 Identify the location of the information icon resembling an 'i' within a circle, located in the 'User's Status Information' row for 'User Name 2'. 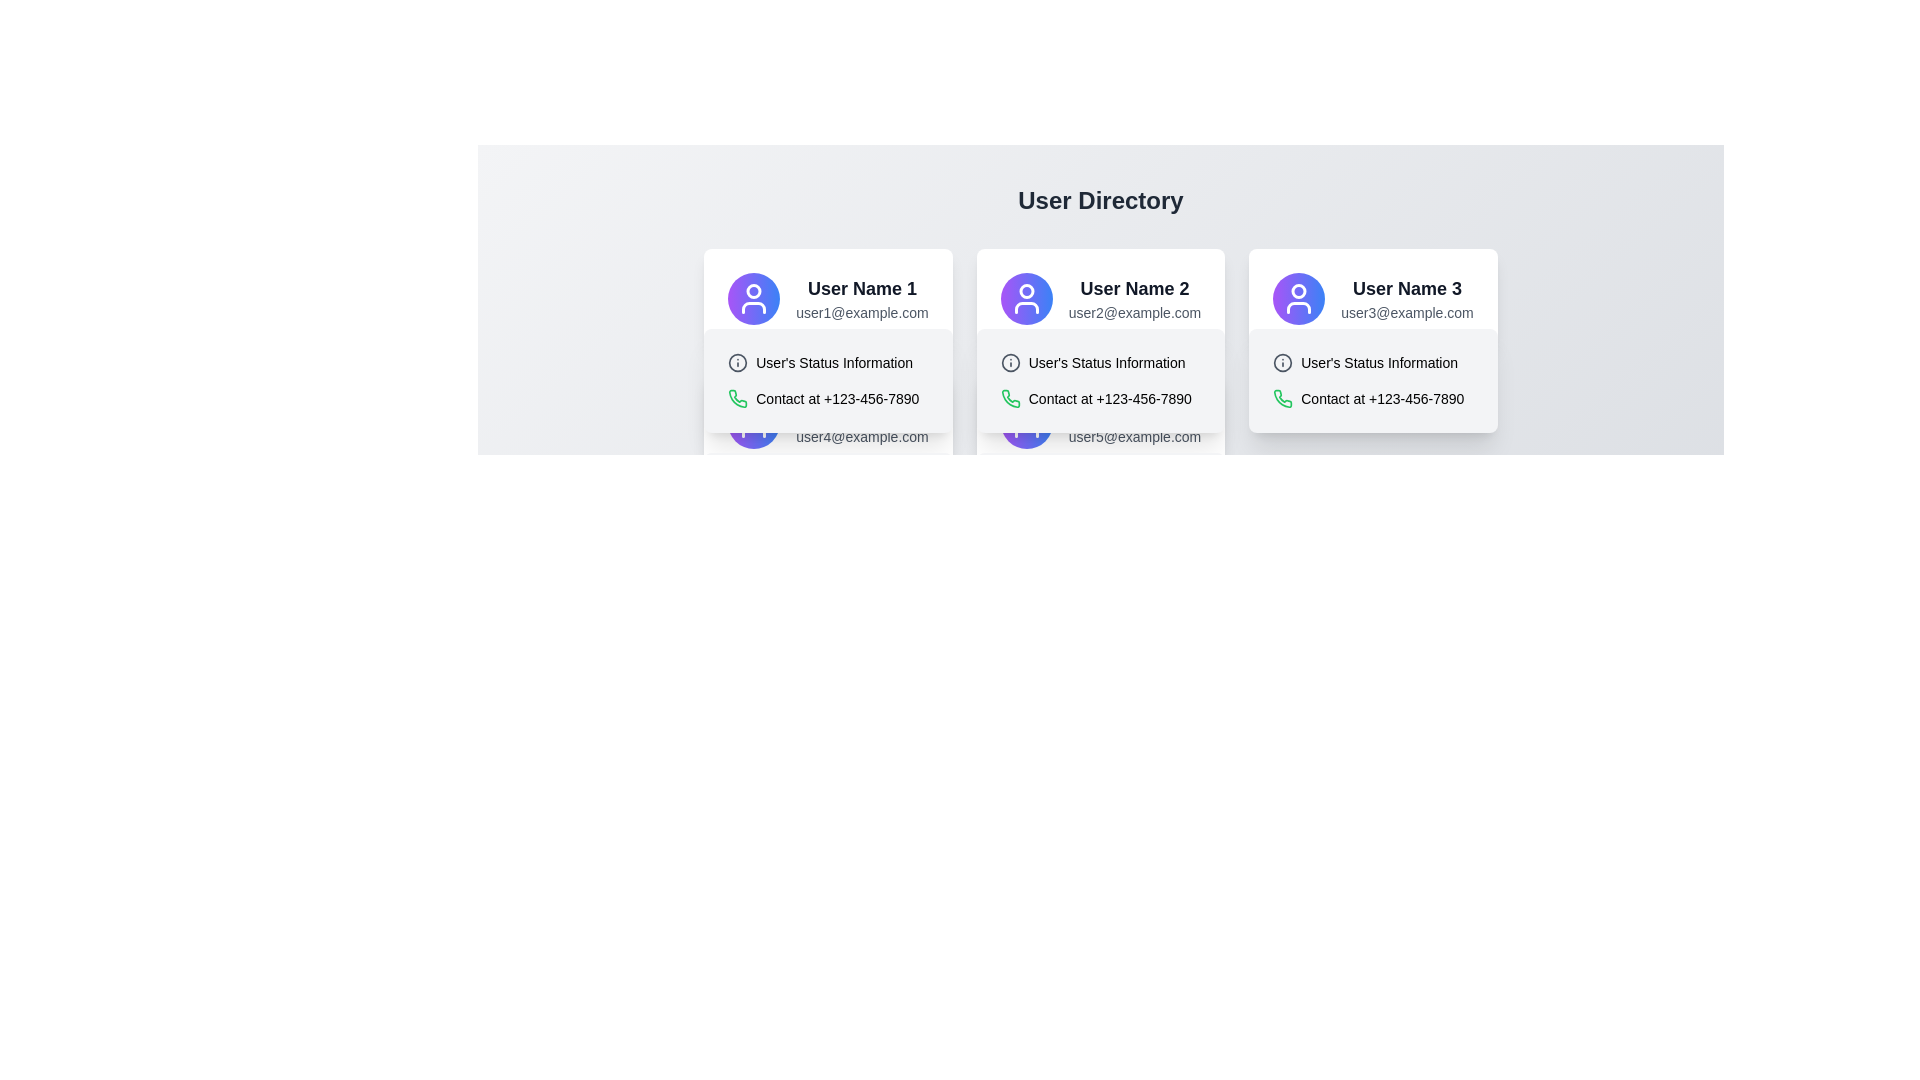
(1010, 362).